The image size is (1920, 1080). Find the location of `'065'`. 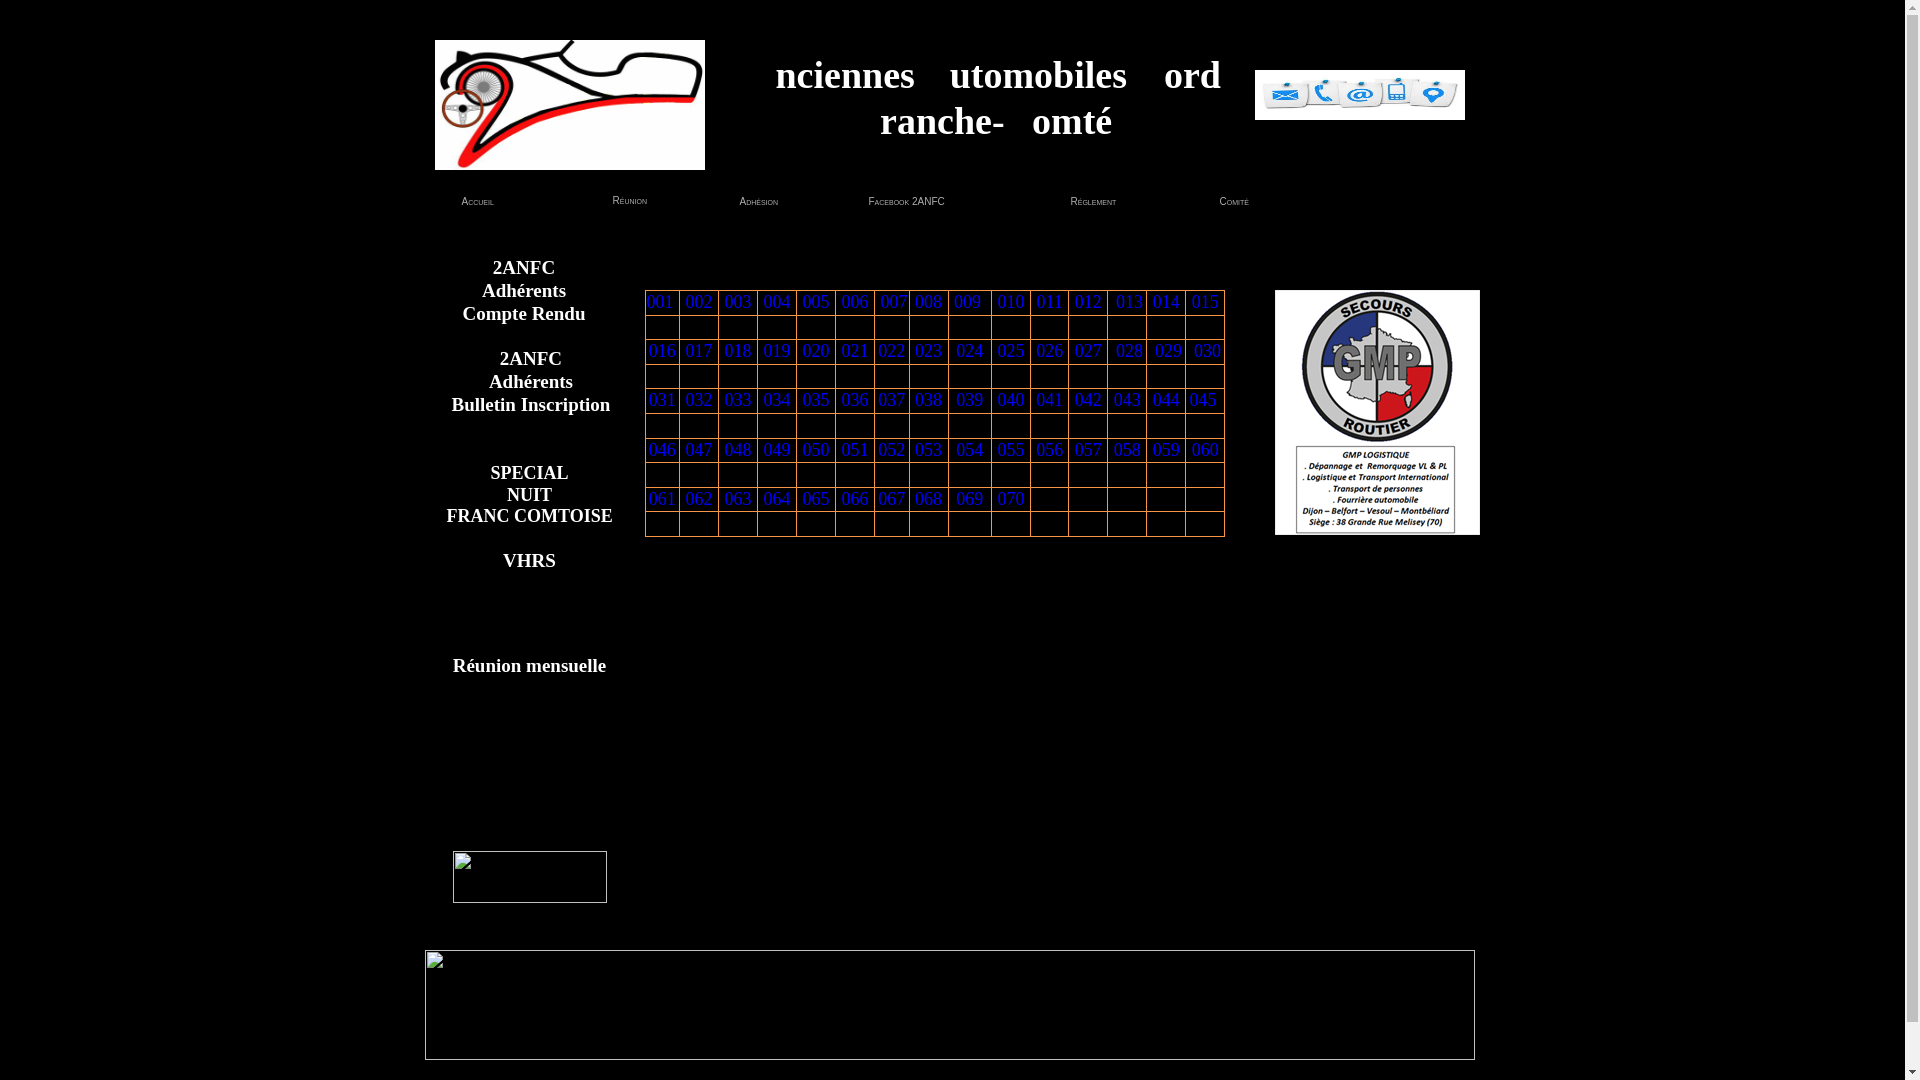

'065' is located at coordinates (815, 497).